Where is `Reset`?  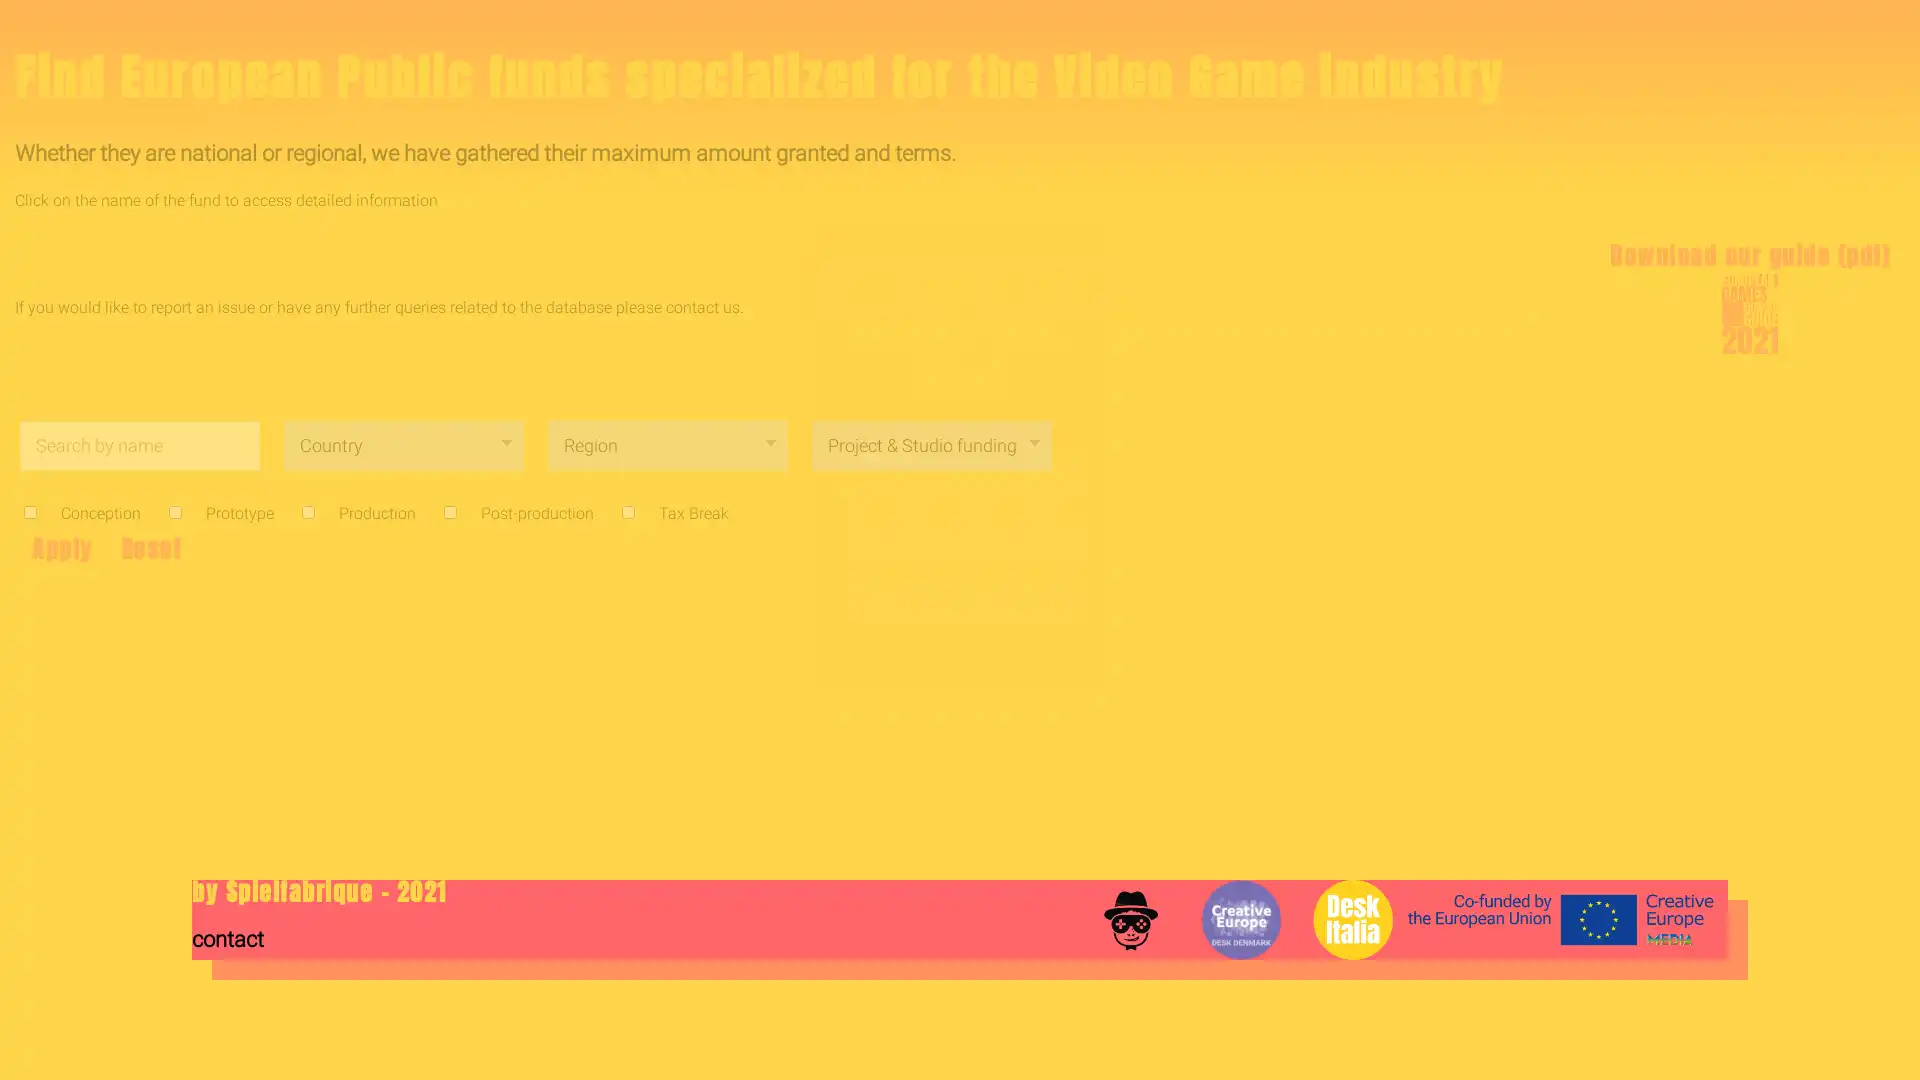 Reset is located at coordinates (149, 548).